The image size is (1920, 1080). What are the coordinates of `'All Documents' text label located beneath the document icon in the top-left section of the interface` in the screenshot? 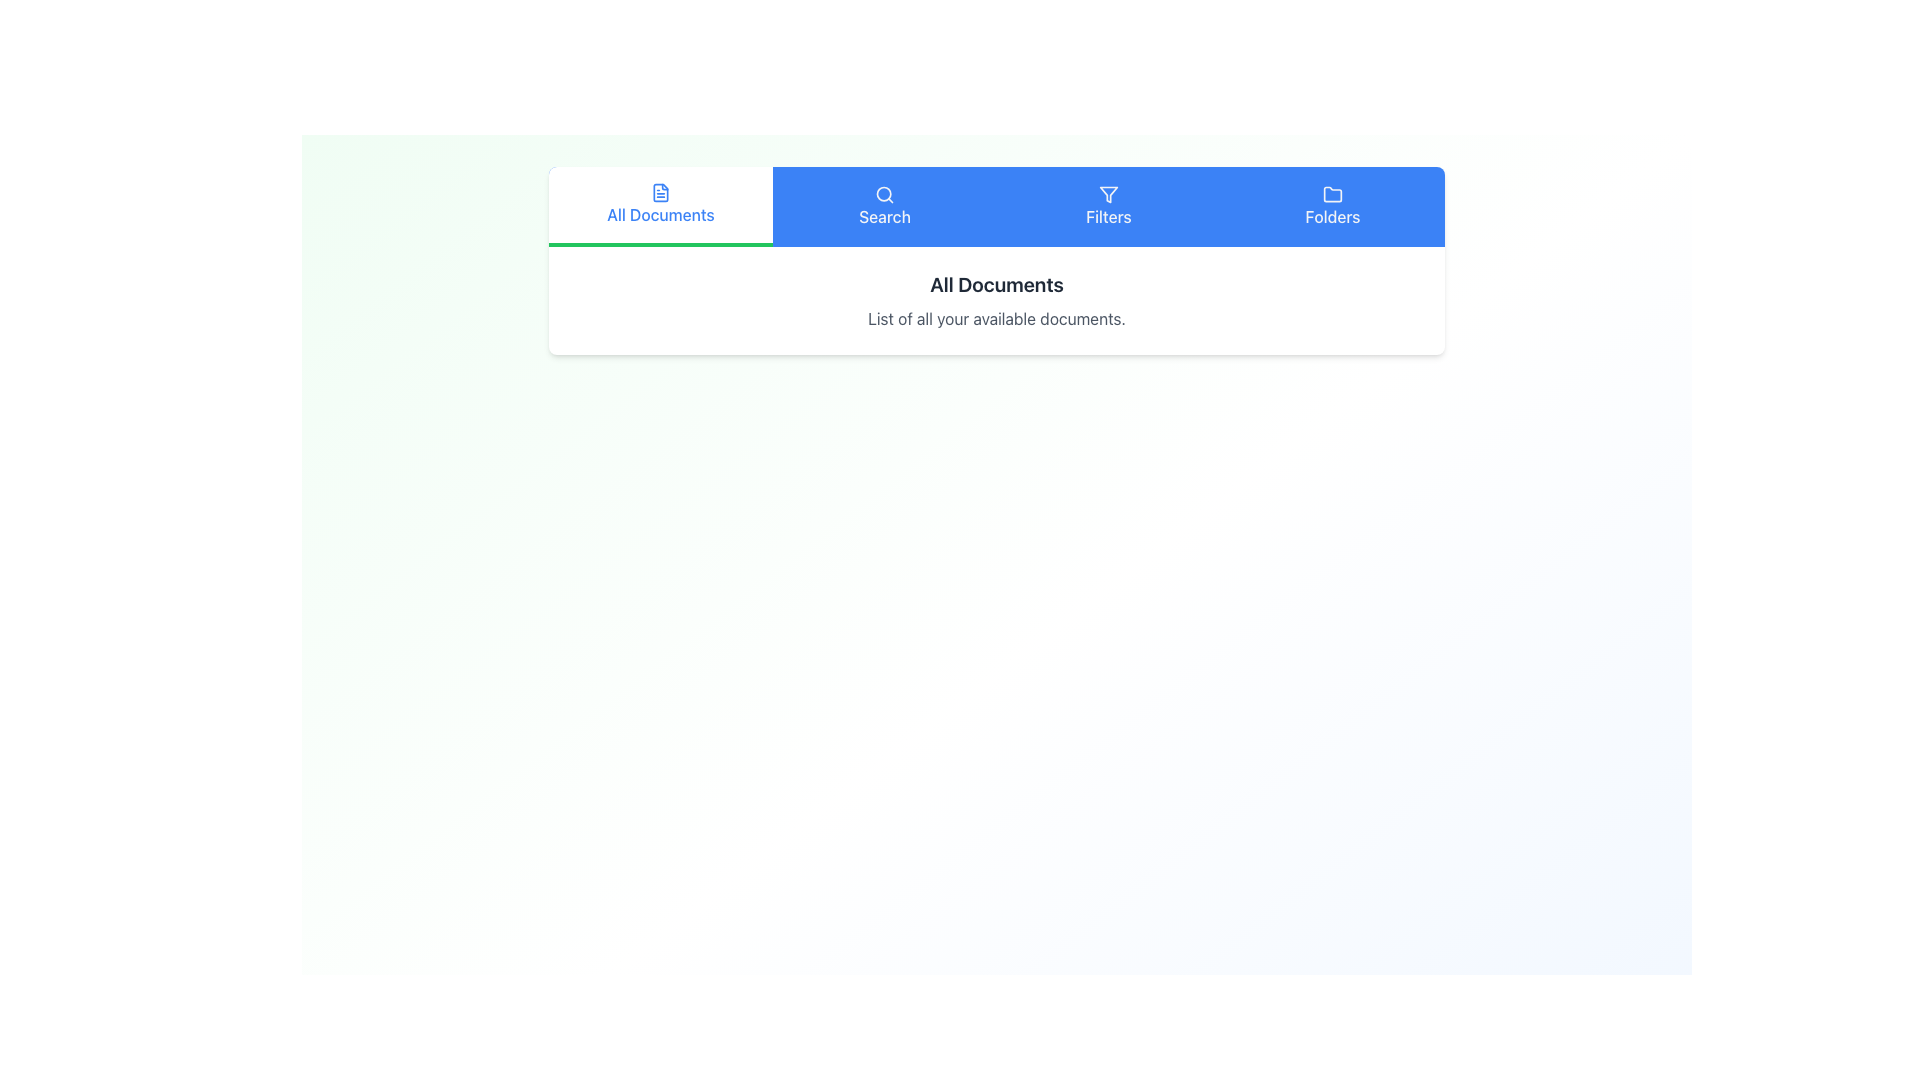 It's located at (661, 215).